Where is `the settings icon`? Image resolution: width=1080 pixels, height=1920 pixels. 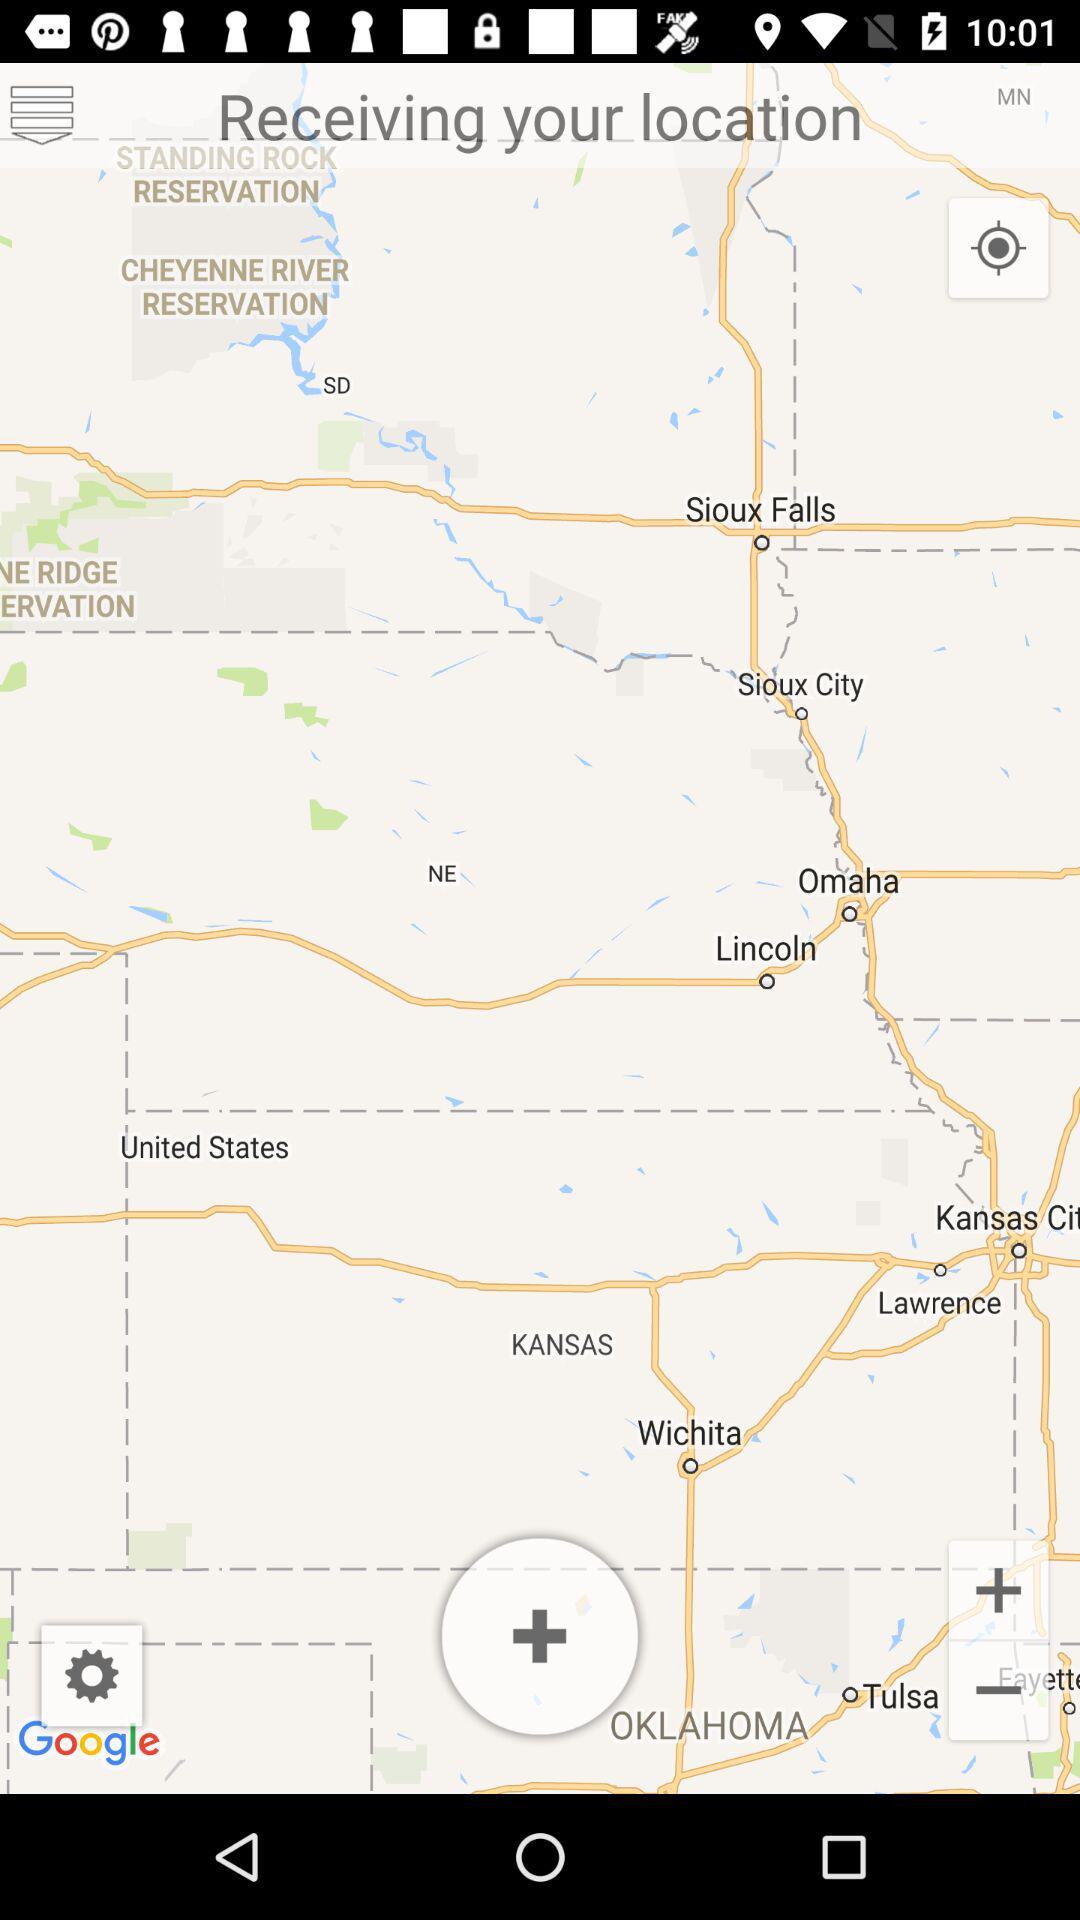
the settings icon is located at coordinates (91, 1675).